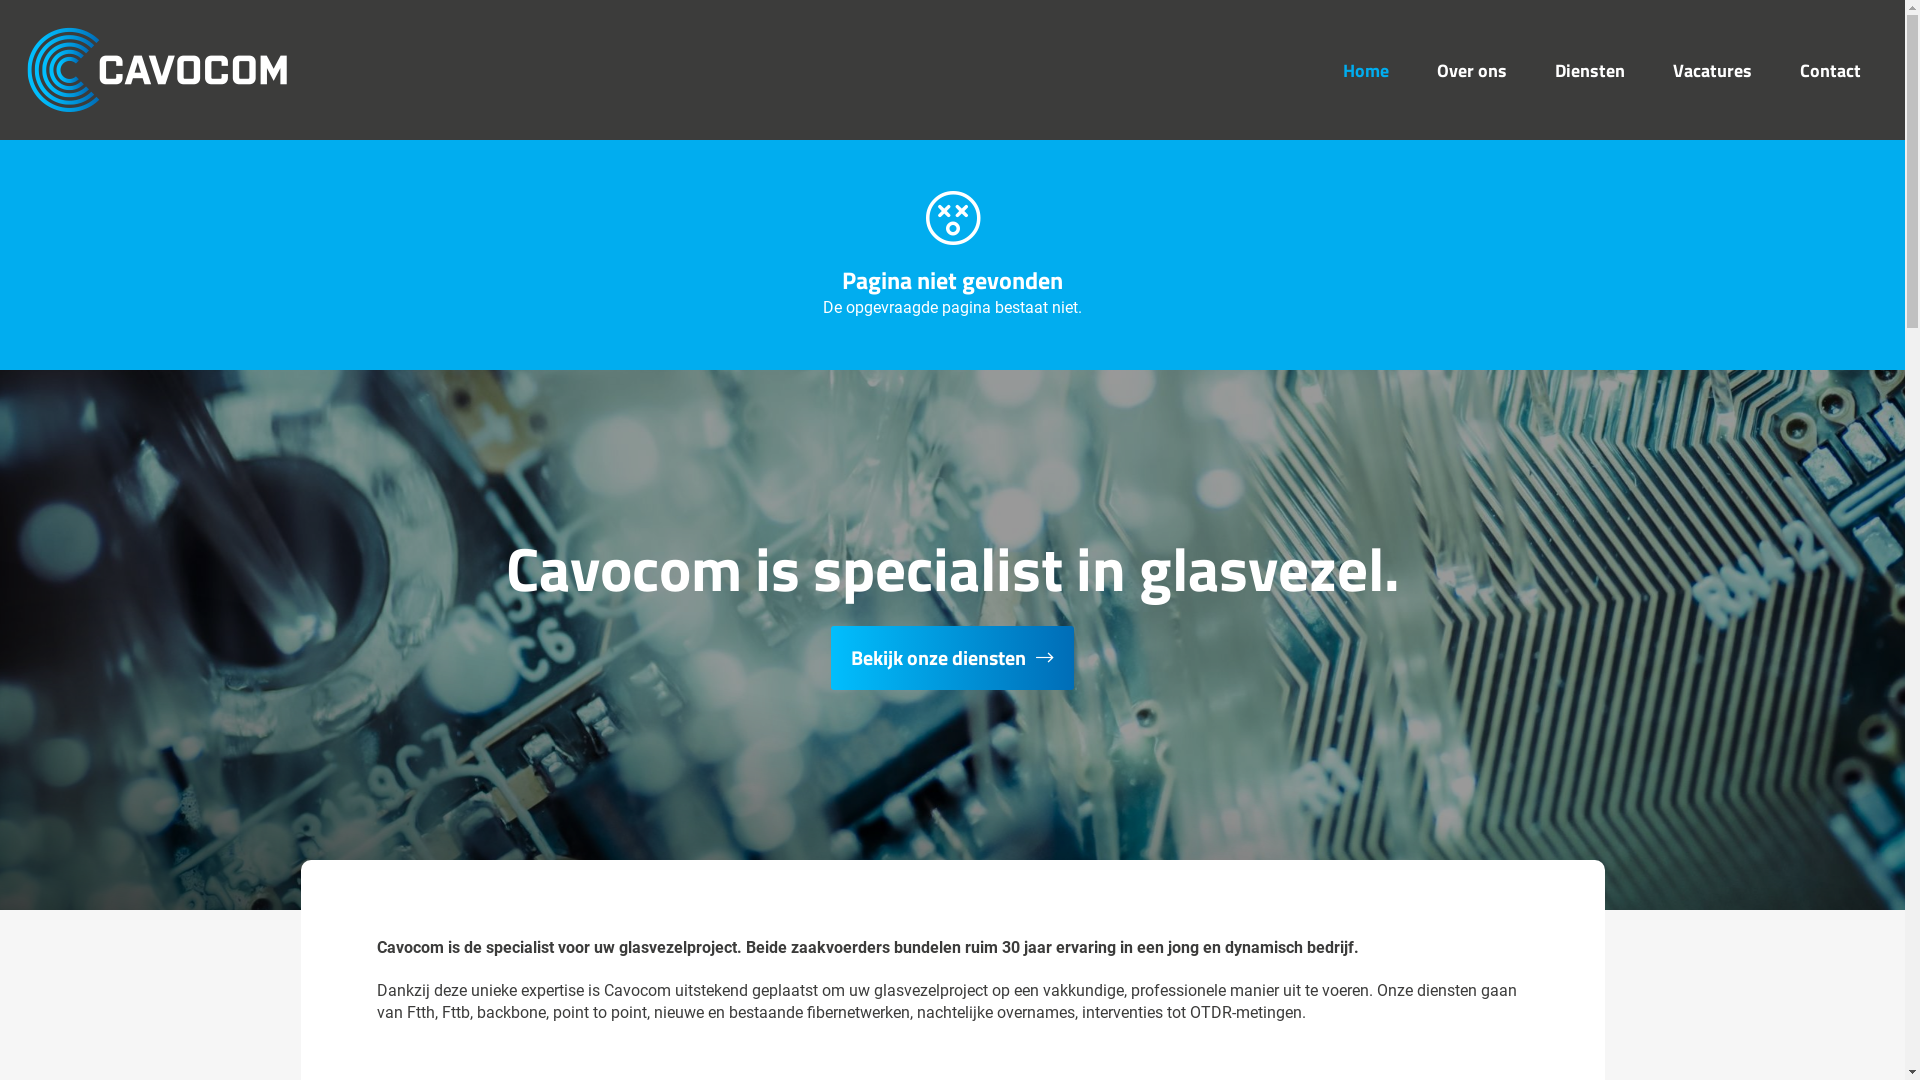 The width and height of the screenshot is (1920, 1080). What do you see at coordinates (1365, 68) in the screenshot?
I see `'Home'` at bounding box center [1365, 68].